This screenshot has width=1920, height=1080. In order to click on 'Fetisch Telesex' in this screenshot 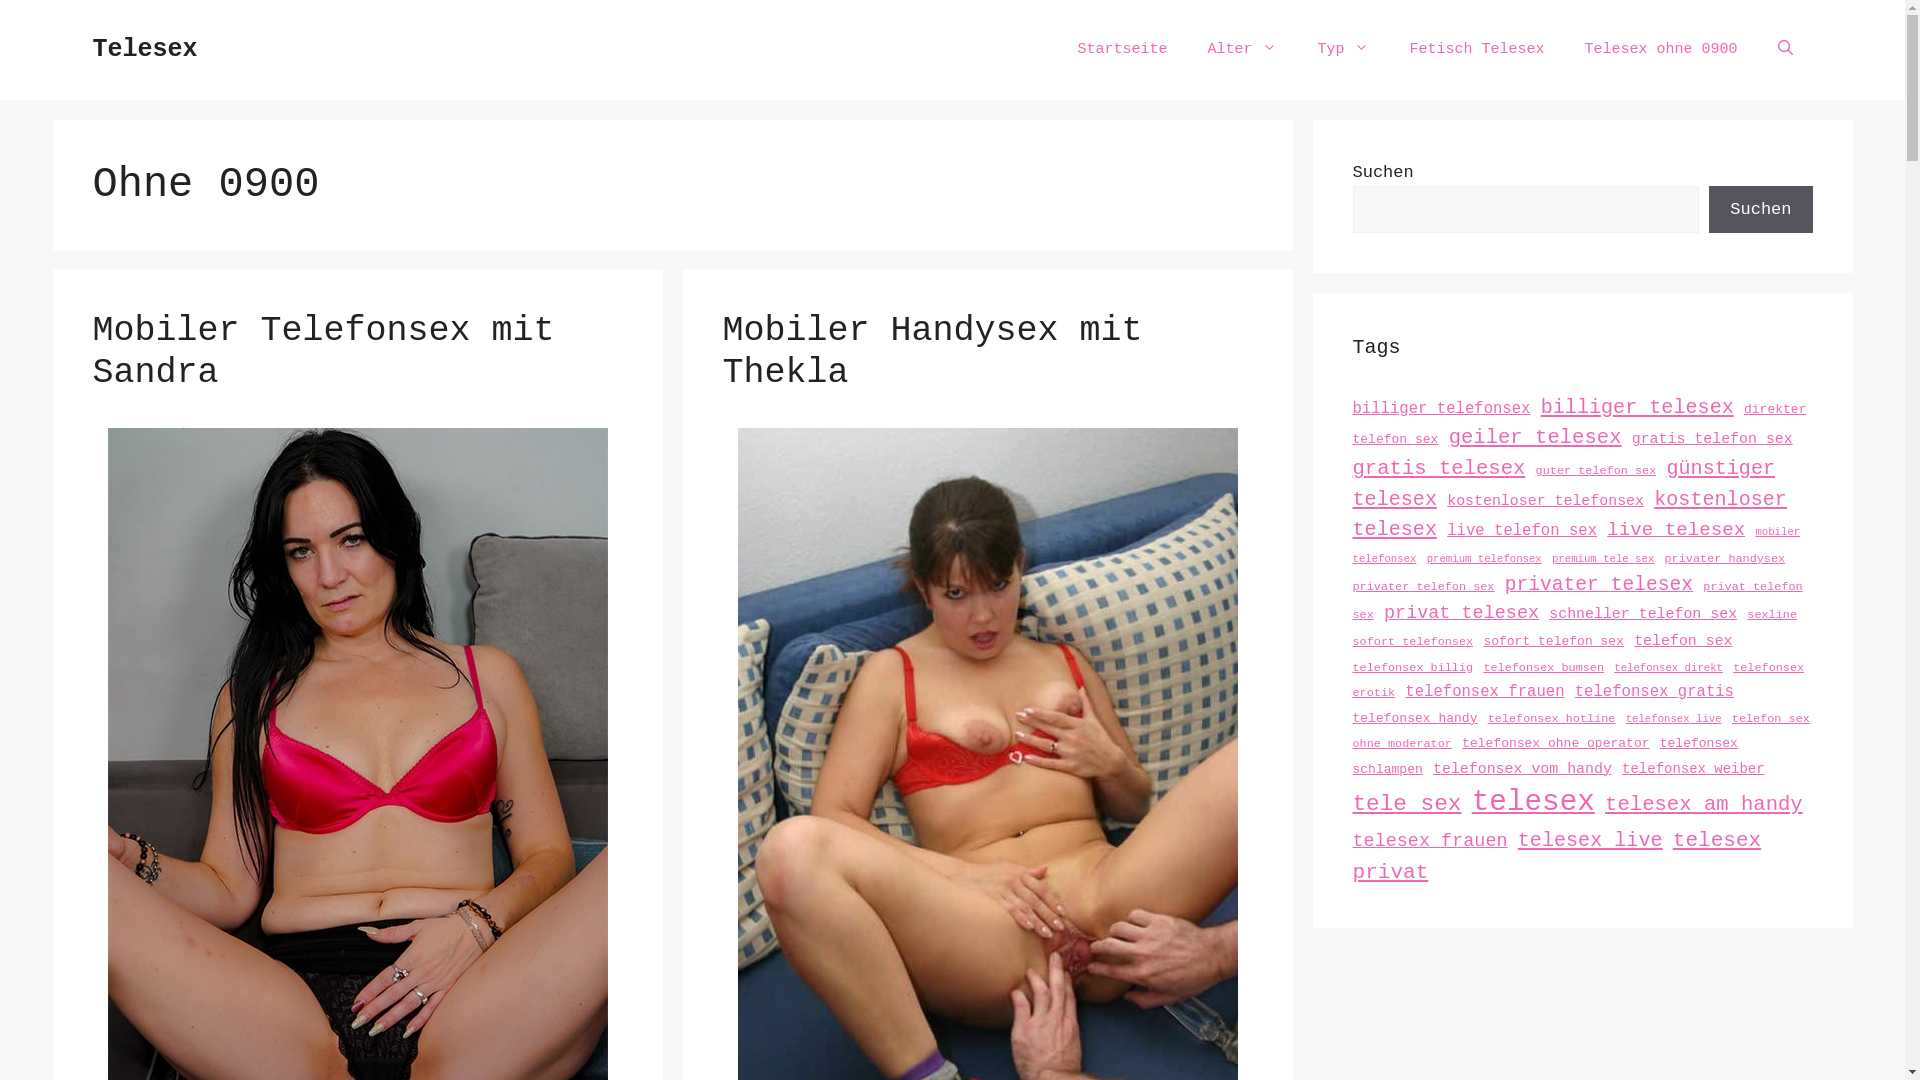, I will do `click(1476, 49)`.